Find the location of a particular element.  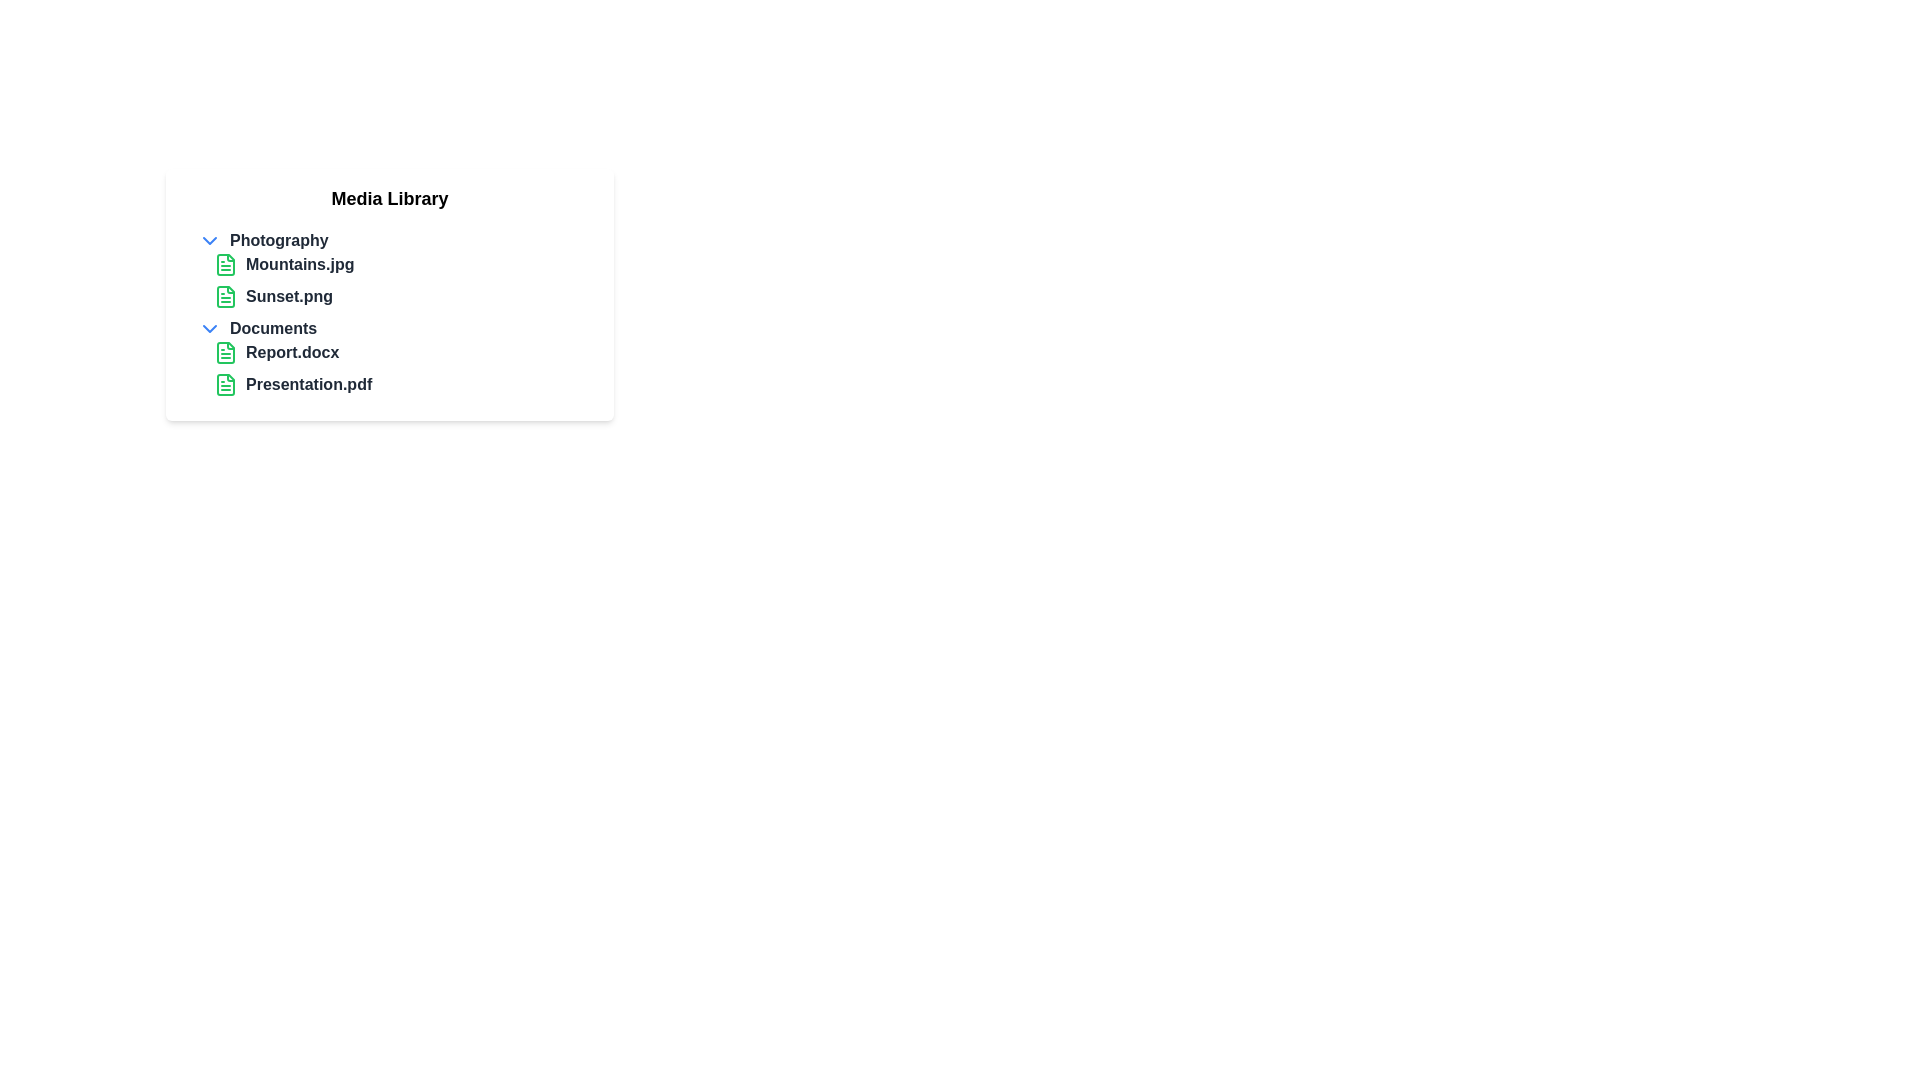

the Icon representing a document or file, which is located to the left of the text label 'Mountains.jpg' in the 'Media Library' list is located at coordinates (225, 264).